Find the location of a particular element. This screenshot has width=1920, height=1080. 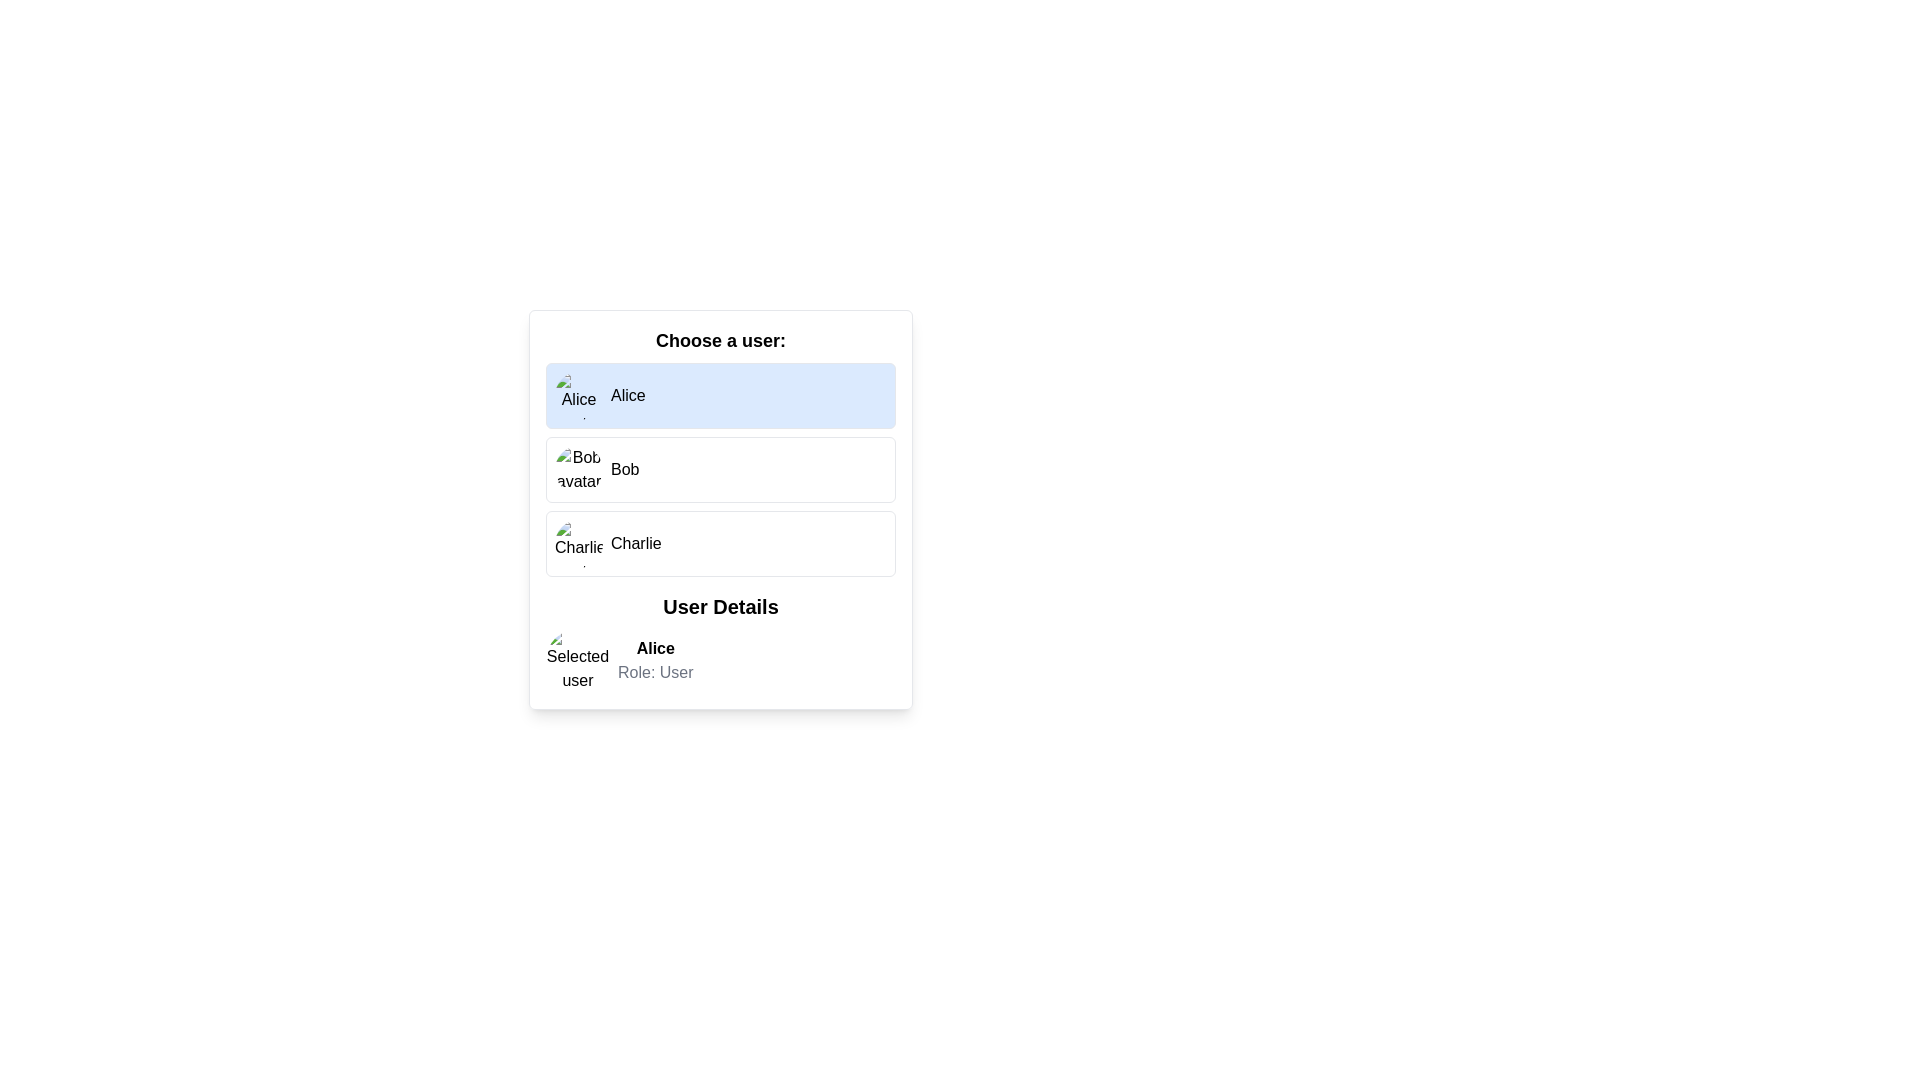

the text label displaying 'Alice' in bold font located under the 'Selected user' section, just above the 'Role: User' text in the 'User Details' panel is located at coordinates (655, 648).